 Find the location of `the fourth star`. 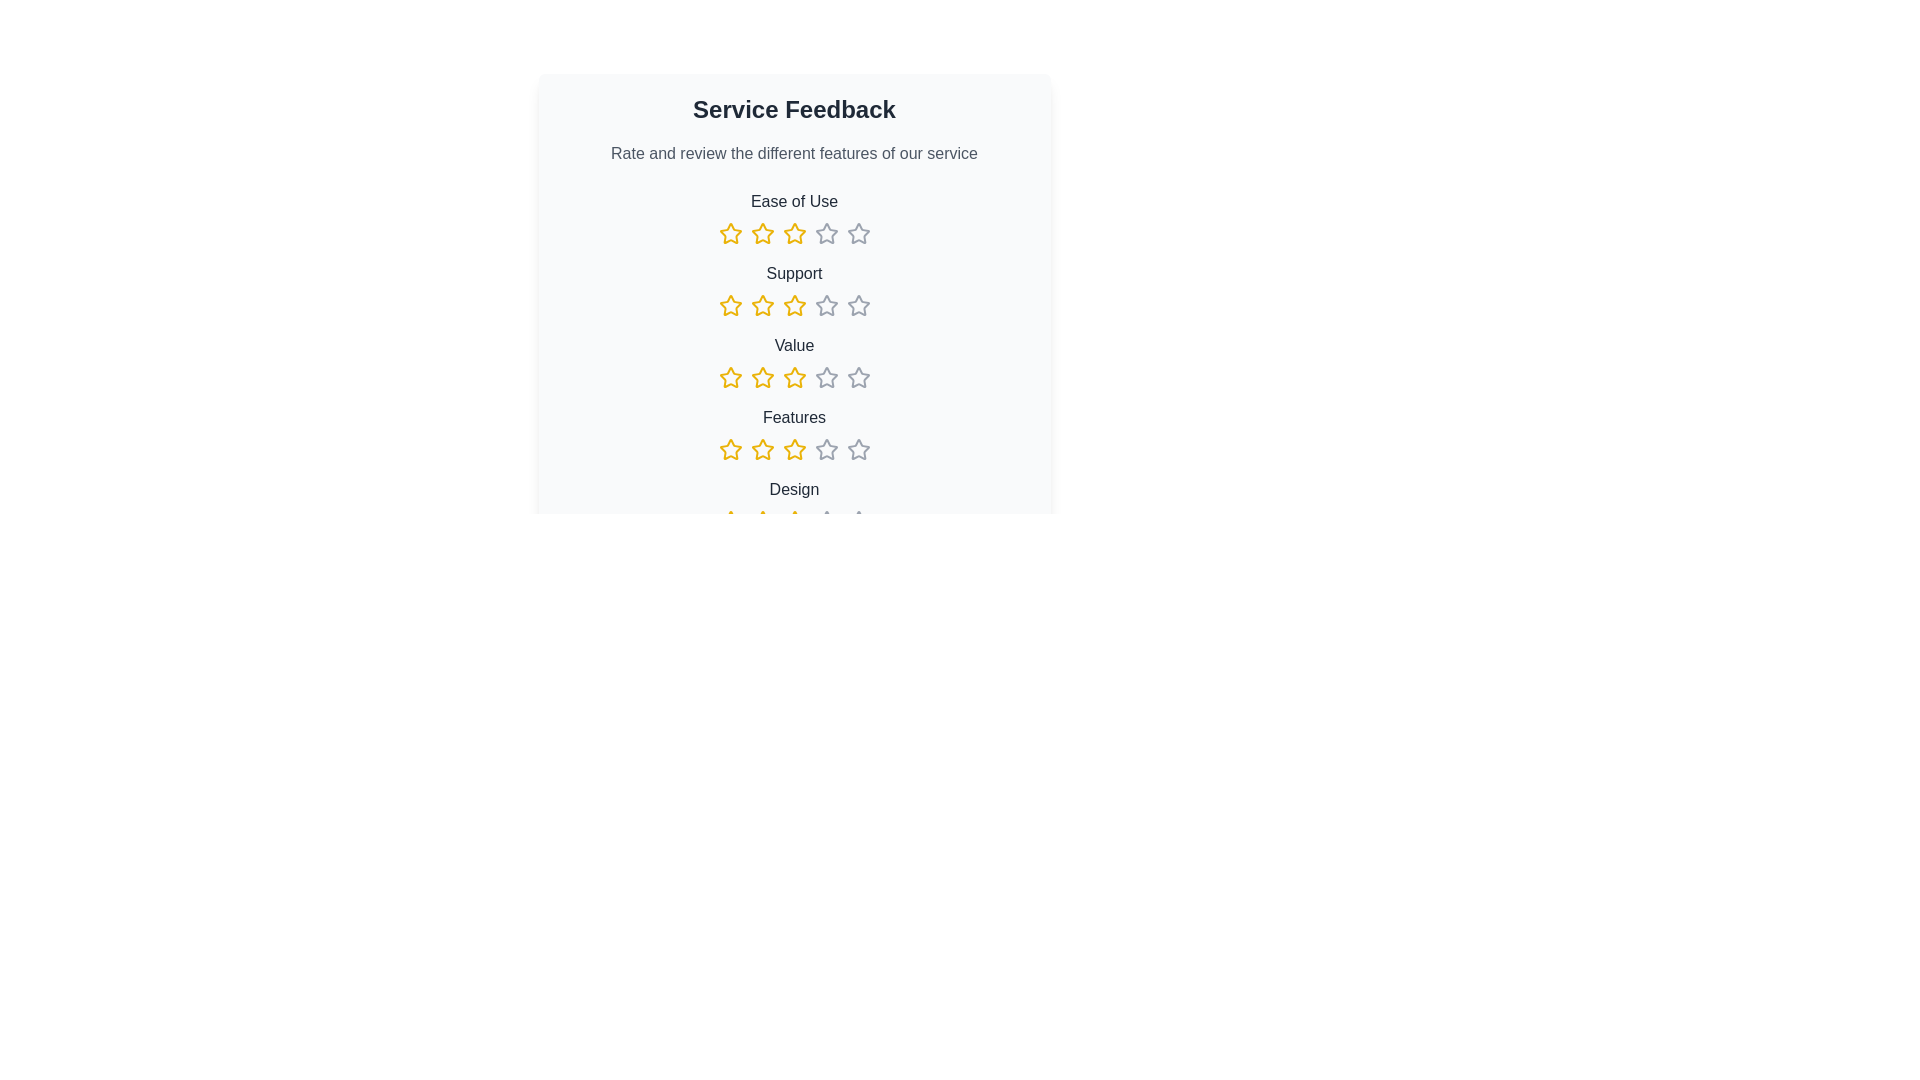

the fourth star is located at coordinates (858, 520).